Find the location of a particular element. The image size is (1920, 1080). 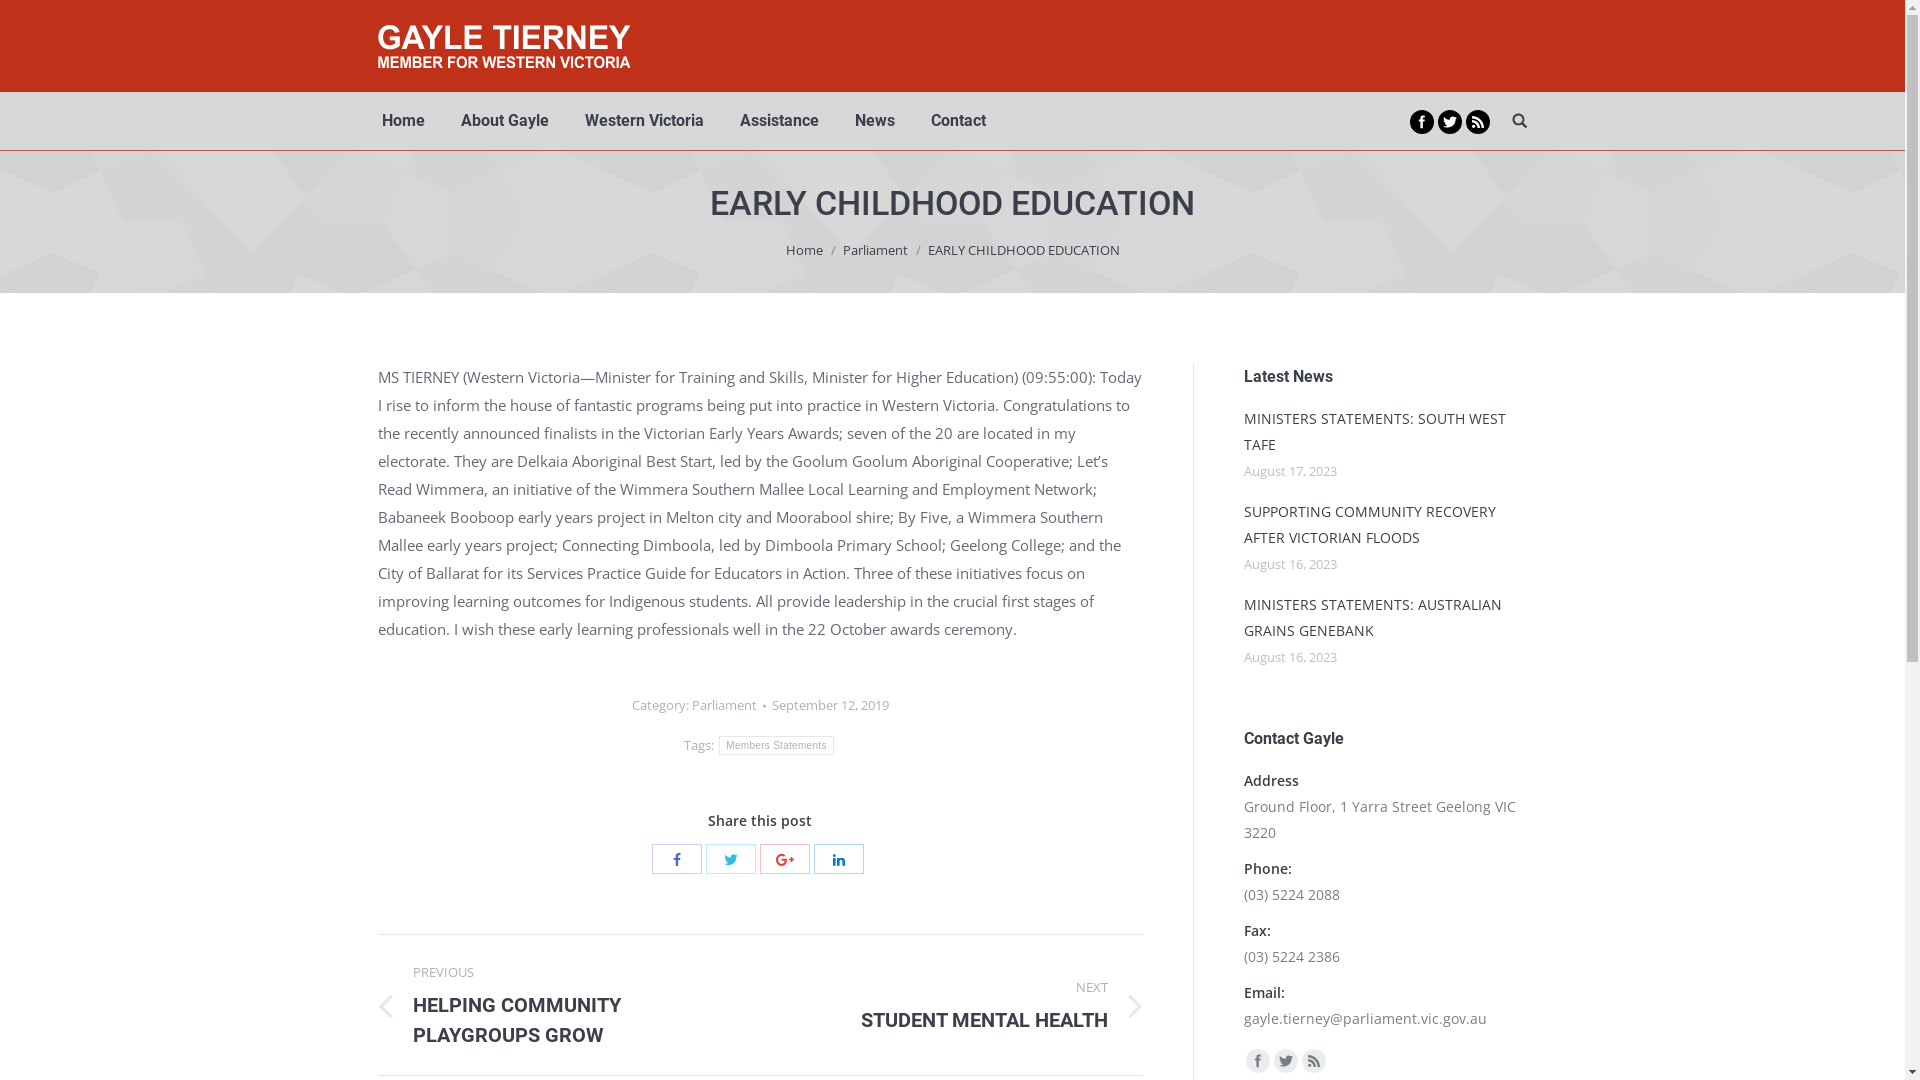

'Twitter' is located at coordinates (705, 858).